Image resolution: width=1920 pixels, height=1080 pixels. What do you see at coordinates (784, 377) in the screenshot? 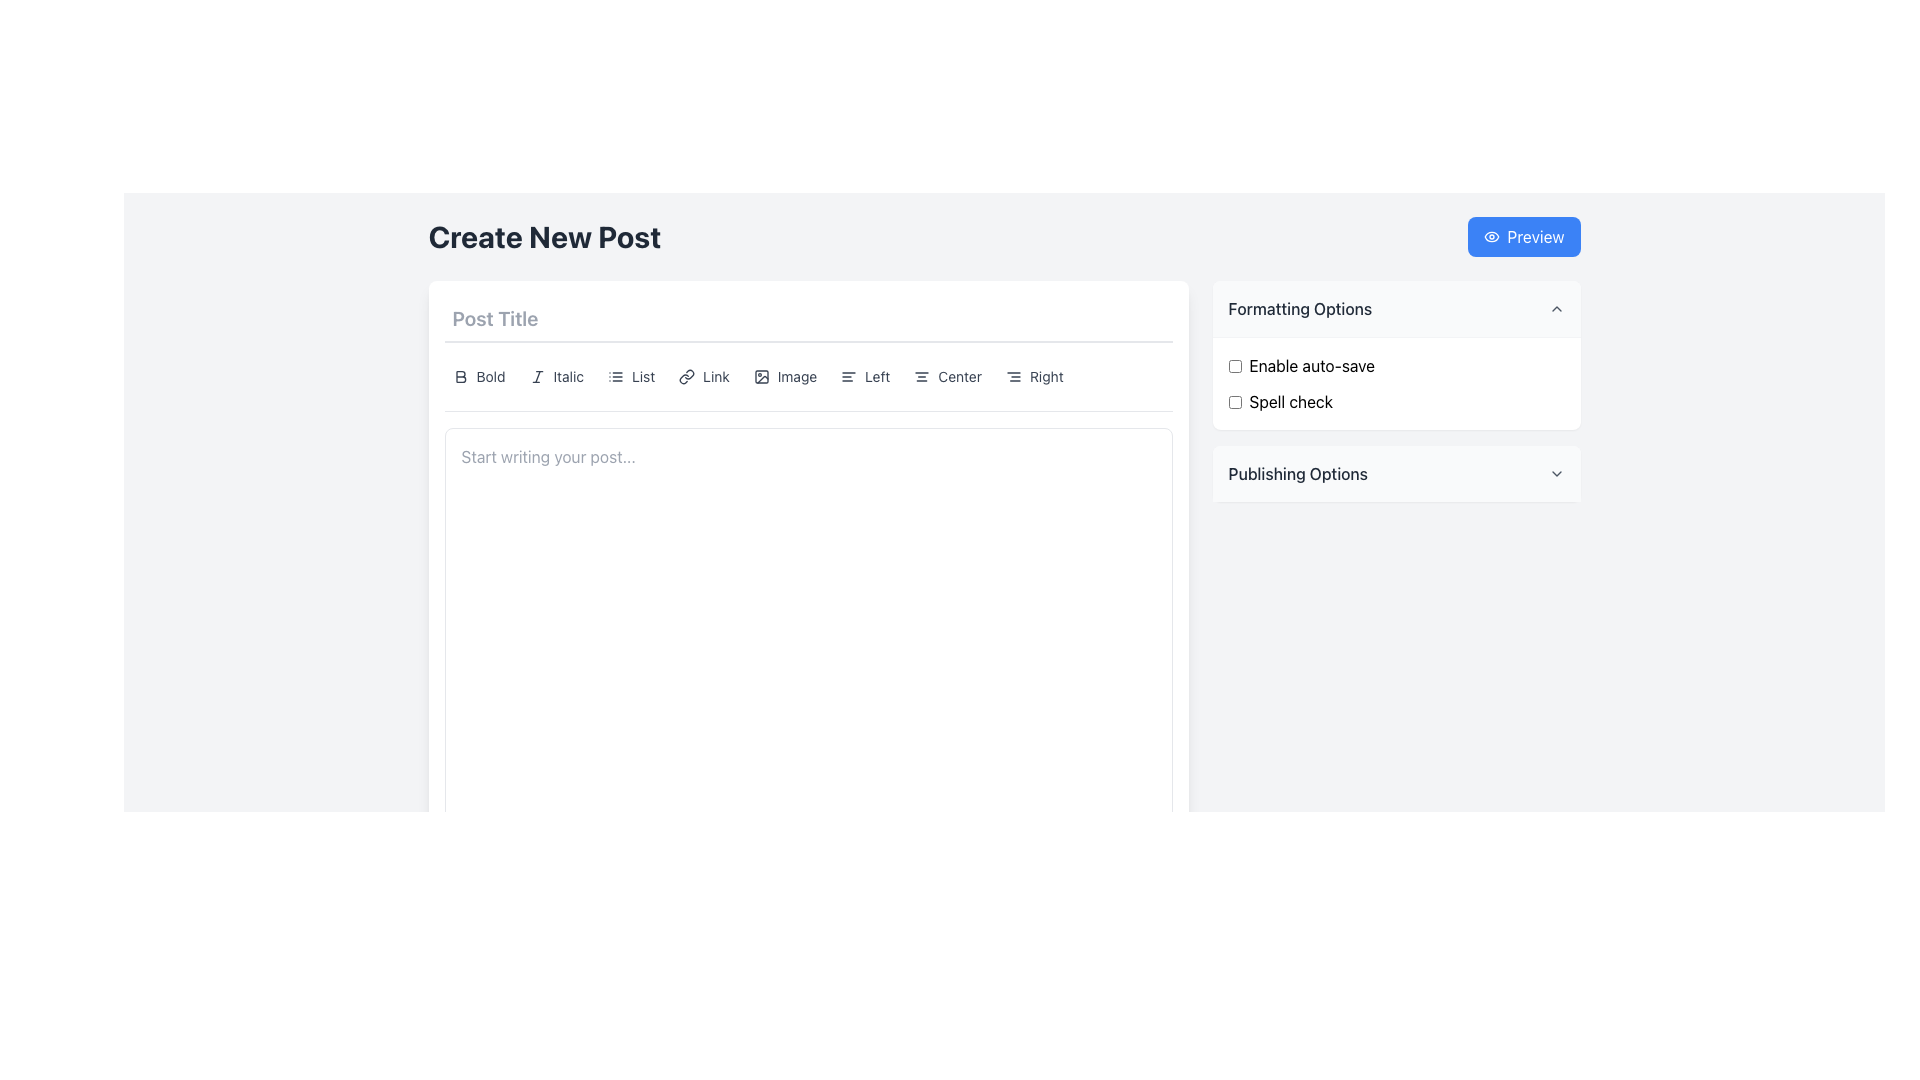
I see `the interactive button labeled 'Image'` at bounding box center [784, 377].